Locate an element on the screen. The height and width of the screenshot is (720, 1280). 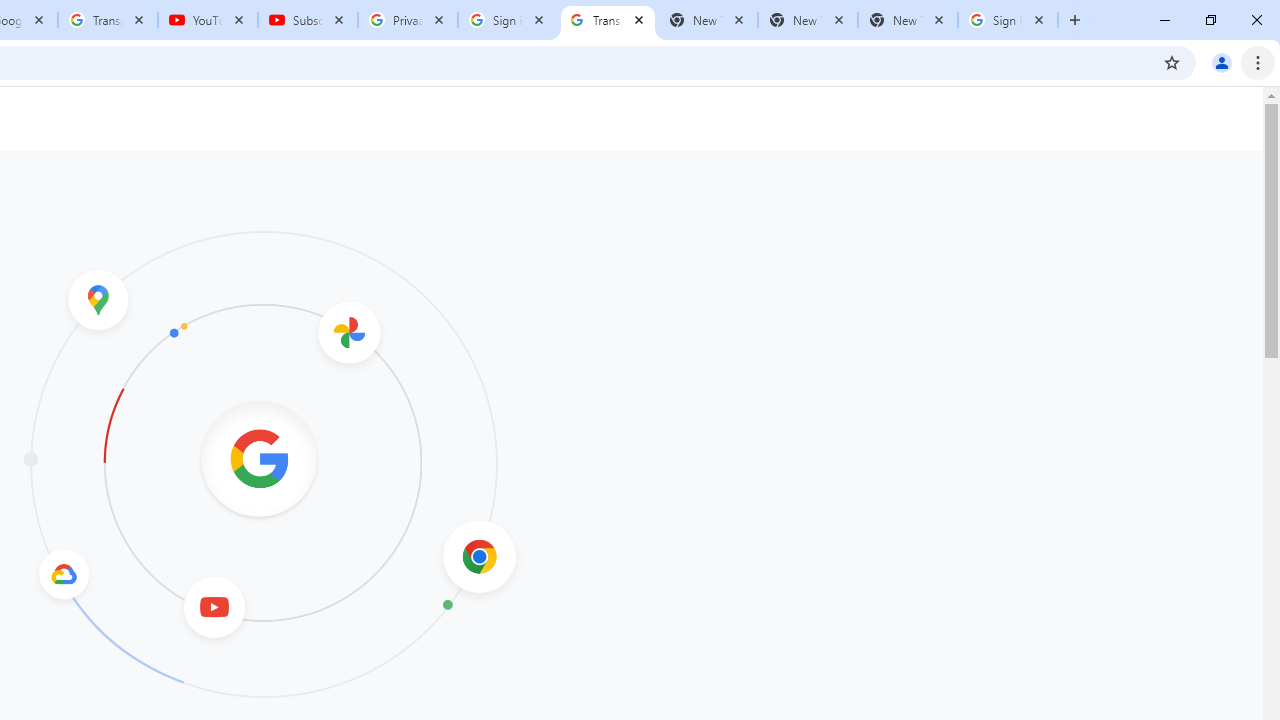
'Subscriptions - YouTube' is located at coordinates (307, 20).